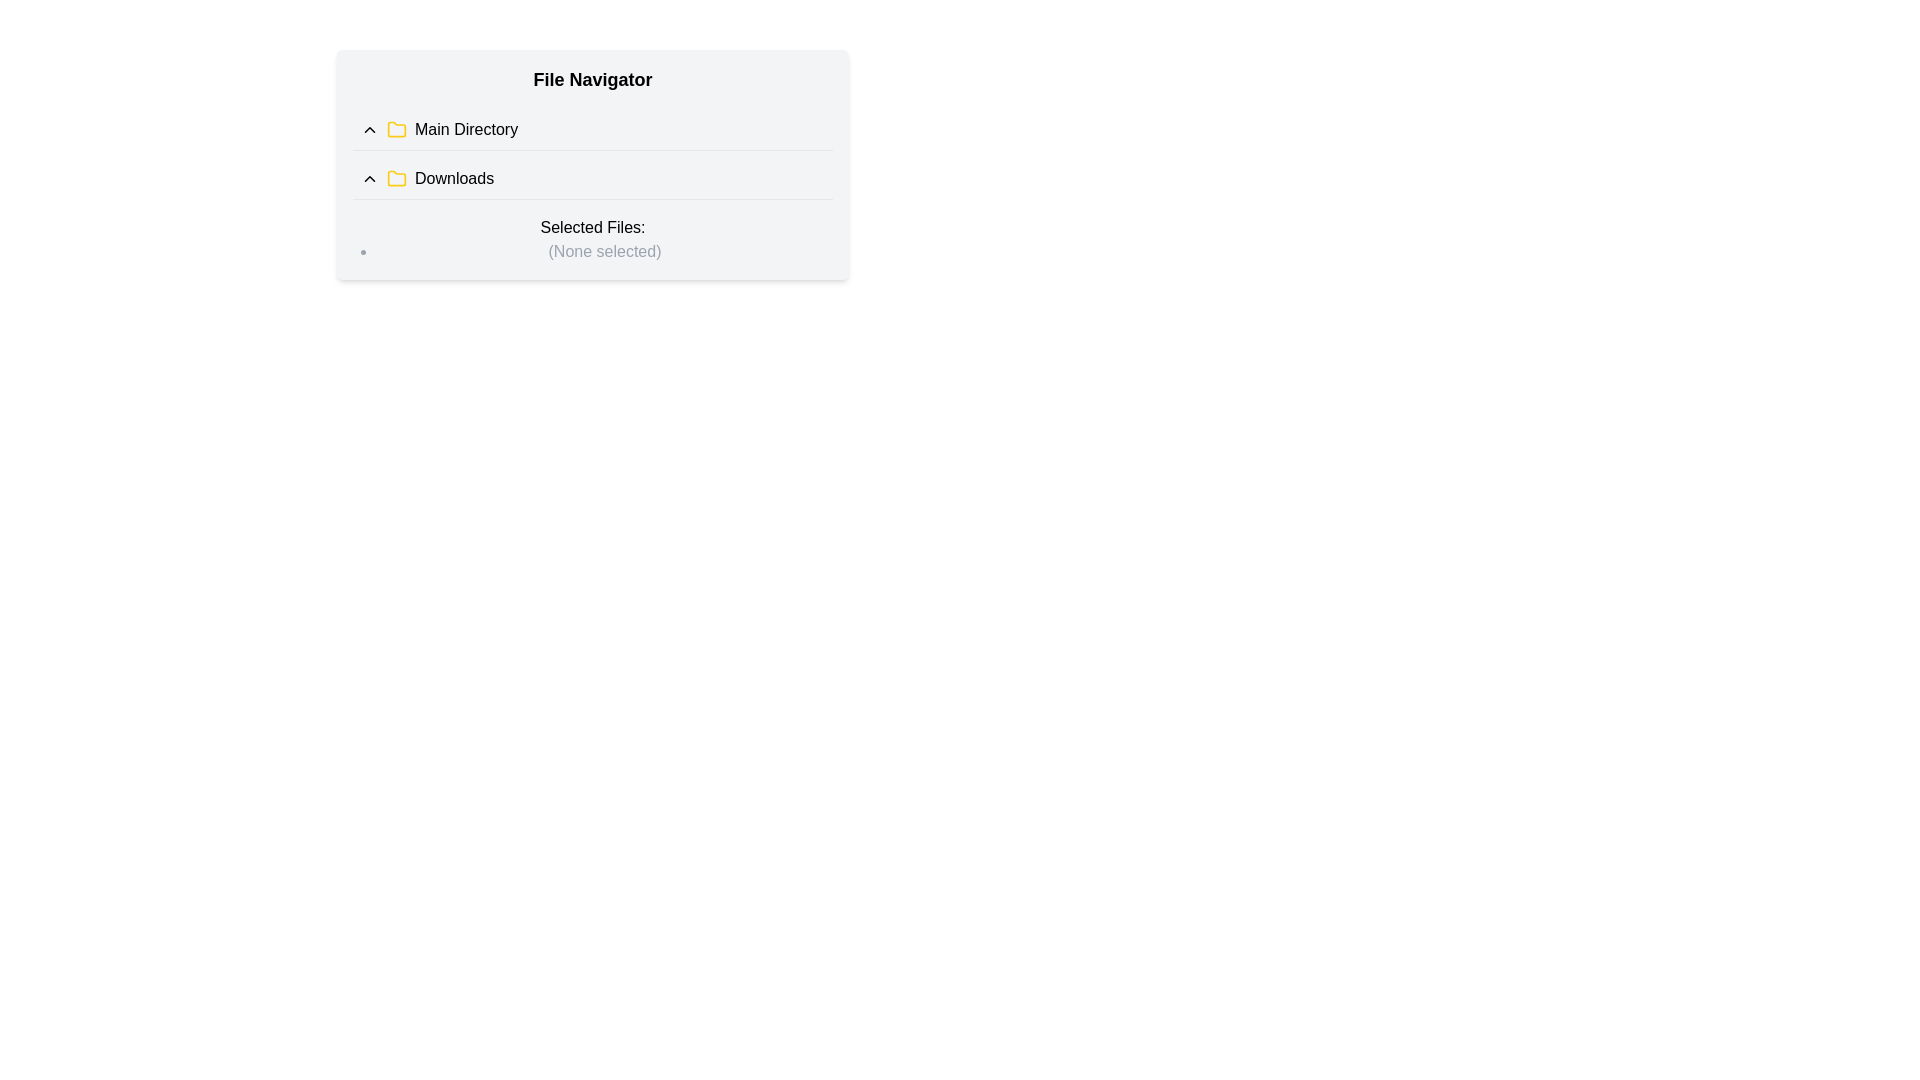 The height and width of the screenshot is (1080, 1920). I want to click on the 'Main Directory' collapsible directory item, so click(592, 130).